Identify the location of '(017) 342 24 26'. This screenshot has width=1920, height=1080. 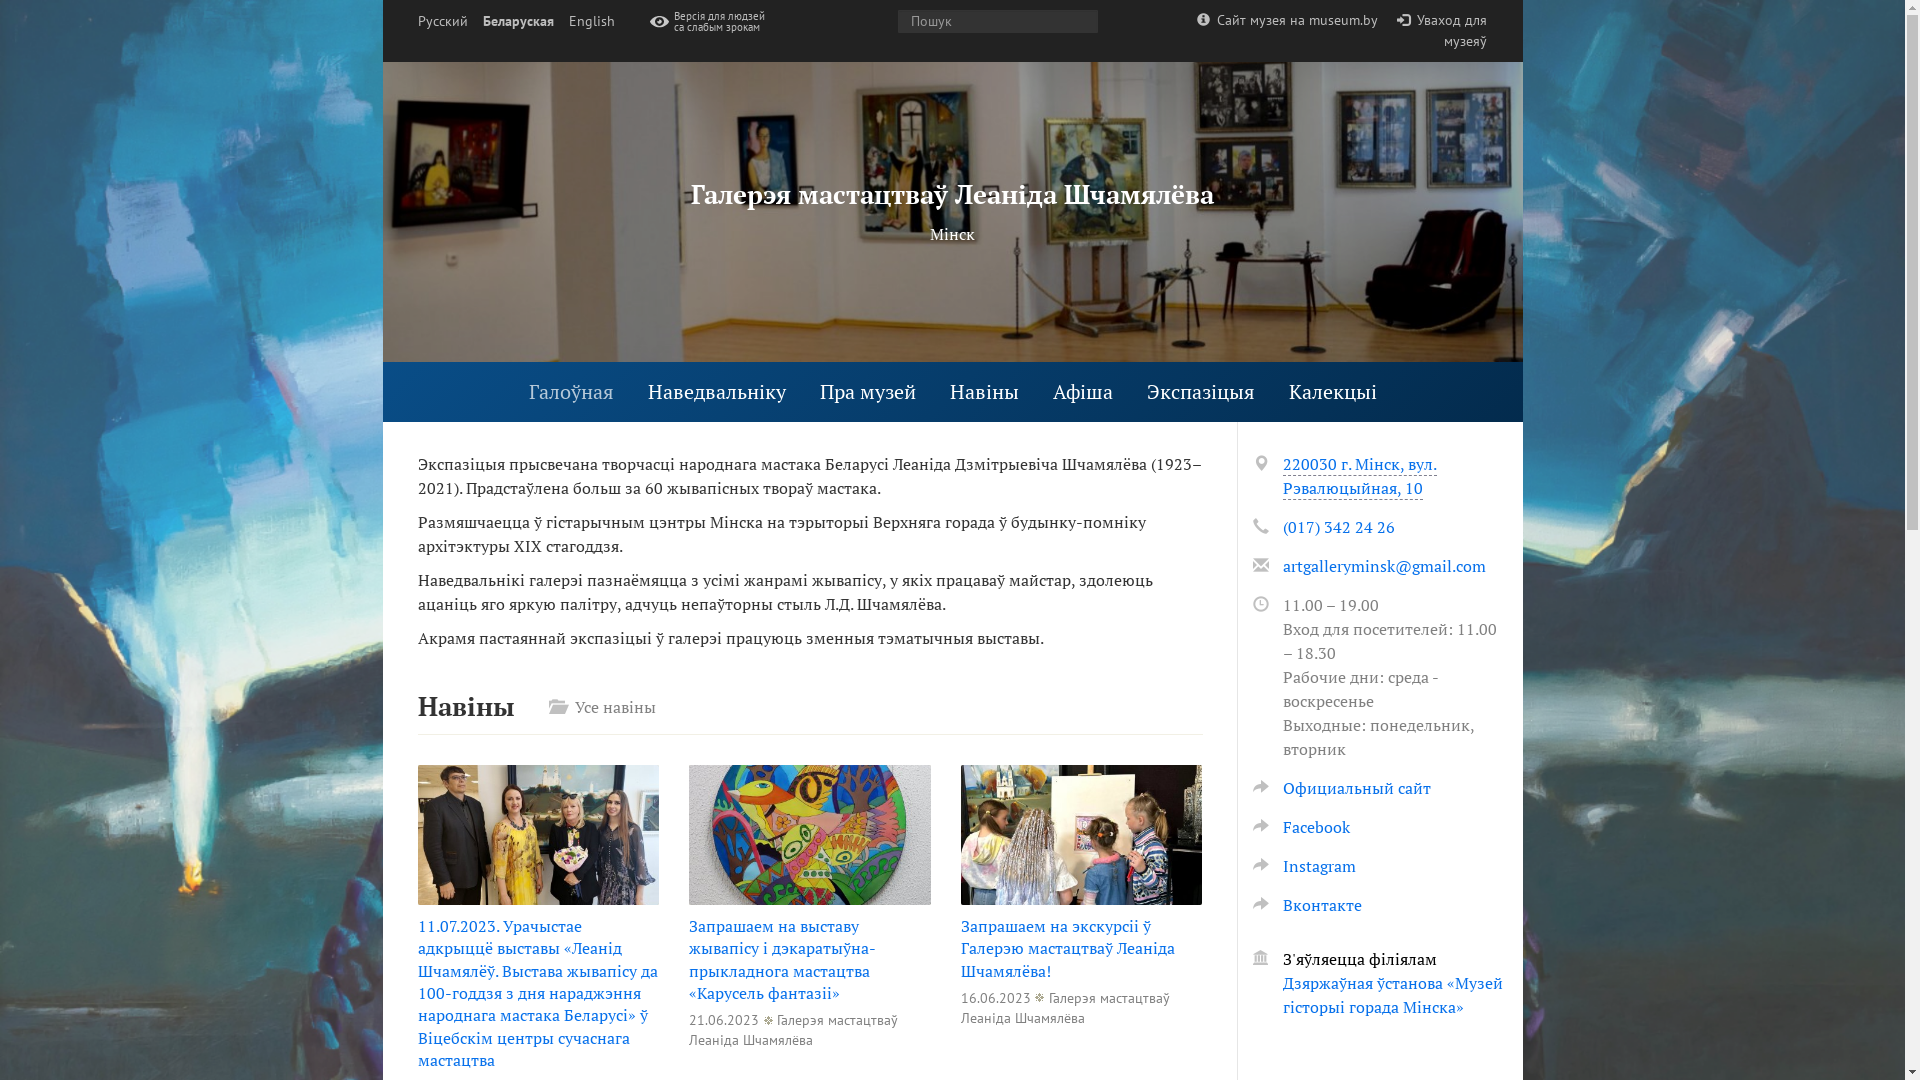
(1338, 526).